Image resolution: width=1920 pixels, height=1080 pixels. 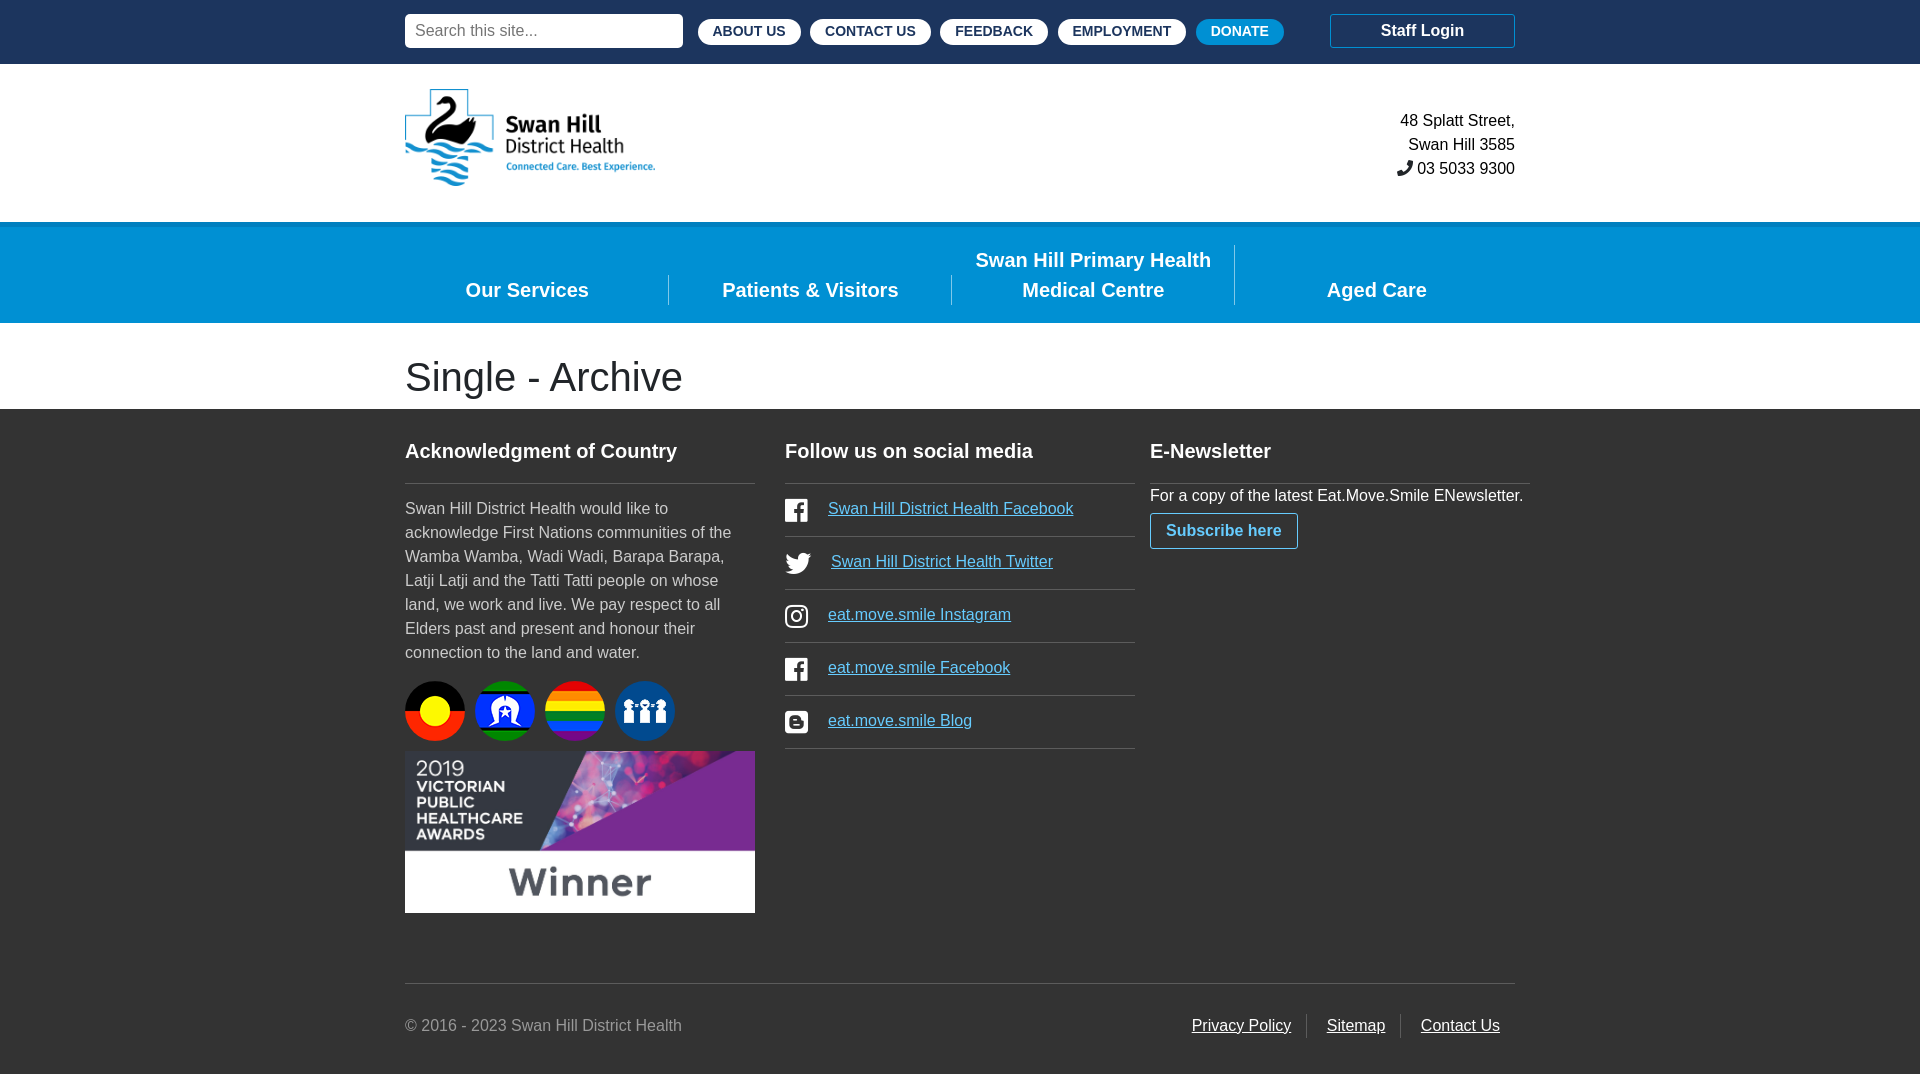 What do you see at coordinates (528, 289) in the screenshot?
I see `'Our Services'` at bounding box center [528, 289].